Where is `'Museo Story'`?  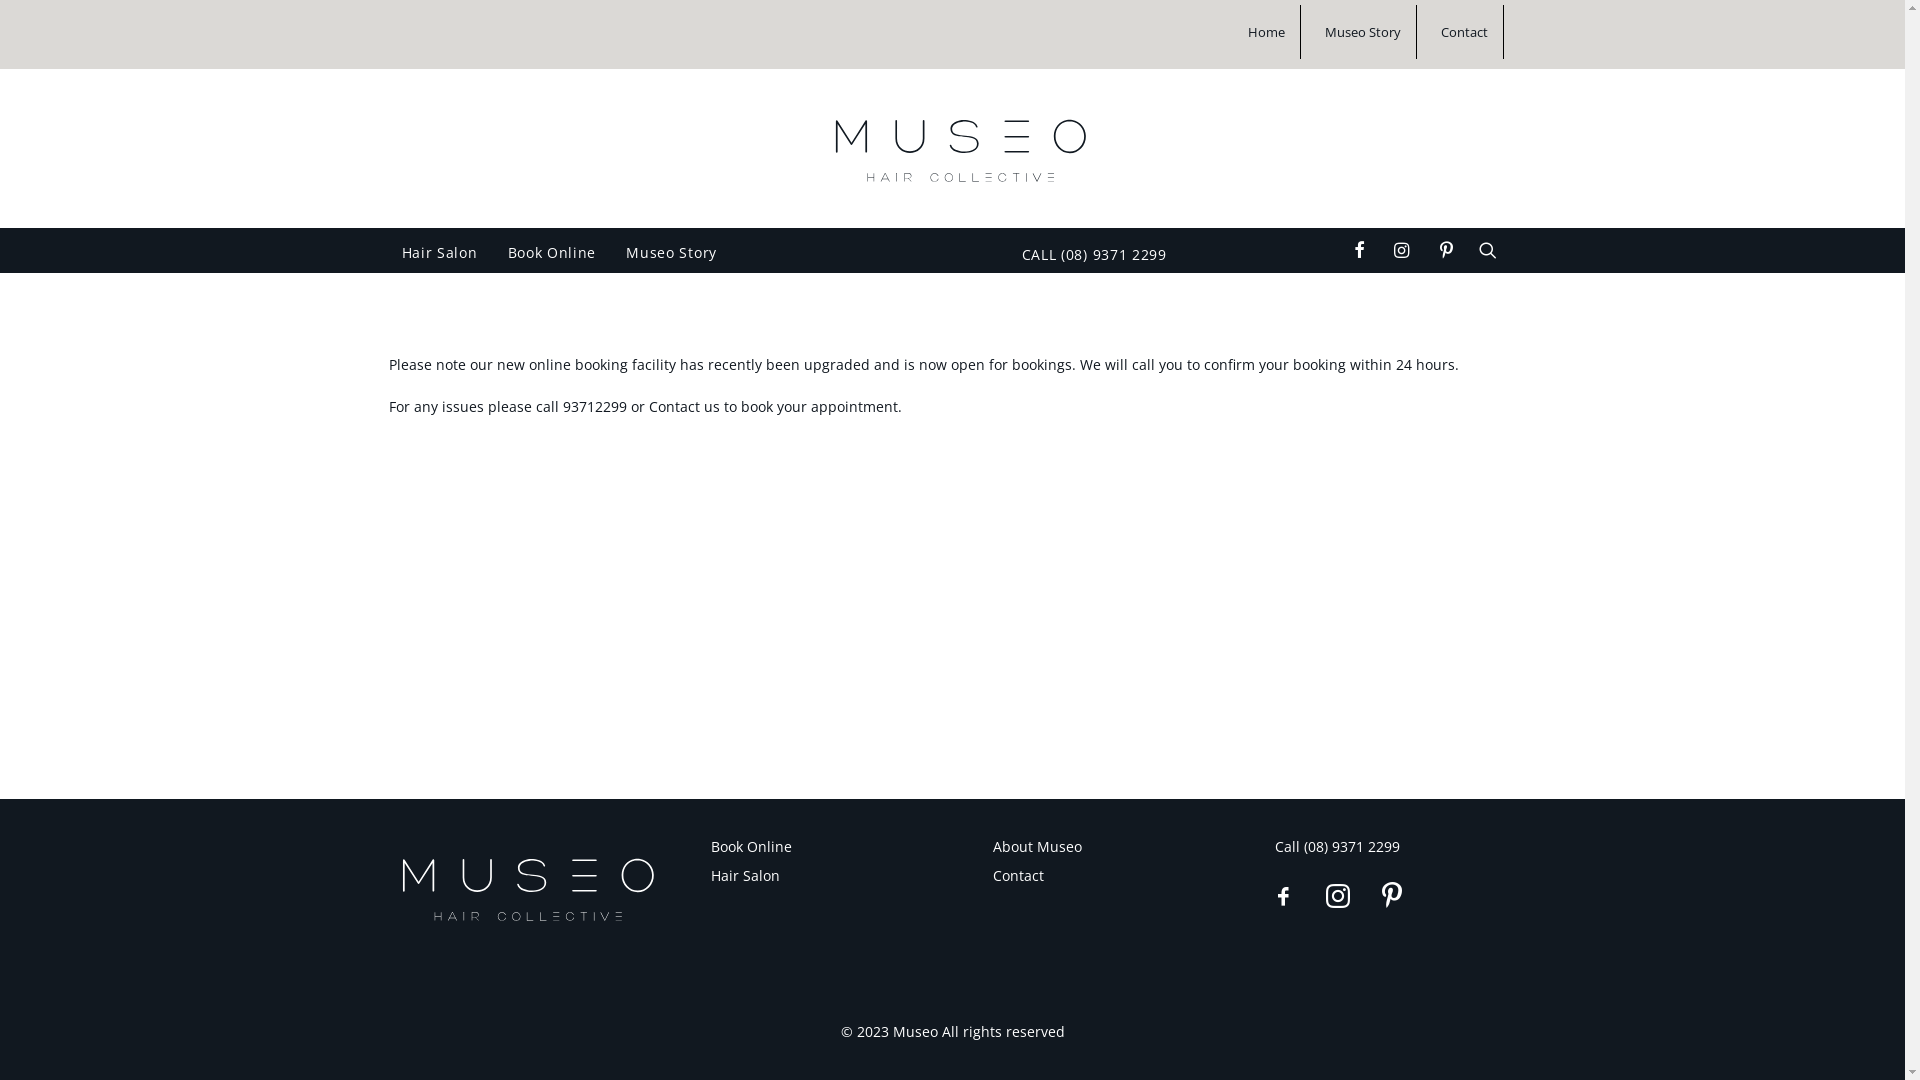 'Museo Story' is located at coordinates (1359, 31).